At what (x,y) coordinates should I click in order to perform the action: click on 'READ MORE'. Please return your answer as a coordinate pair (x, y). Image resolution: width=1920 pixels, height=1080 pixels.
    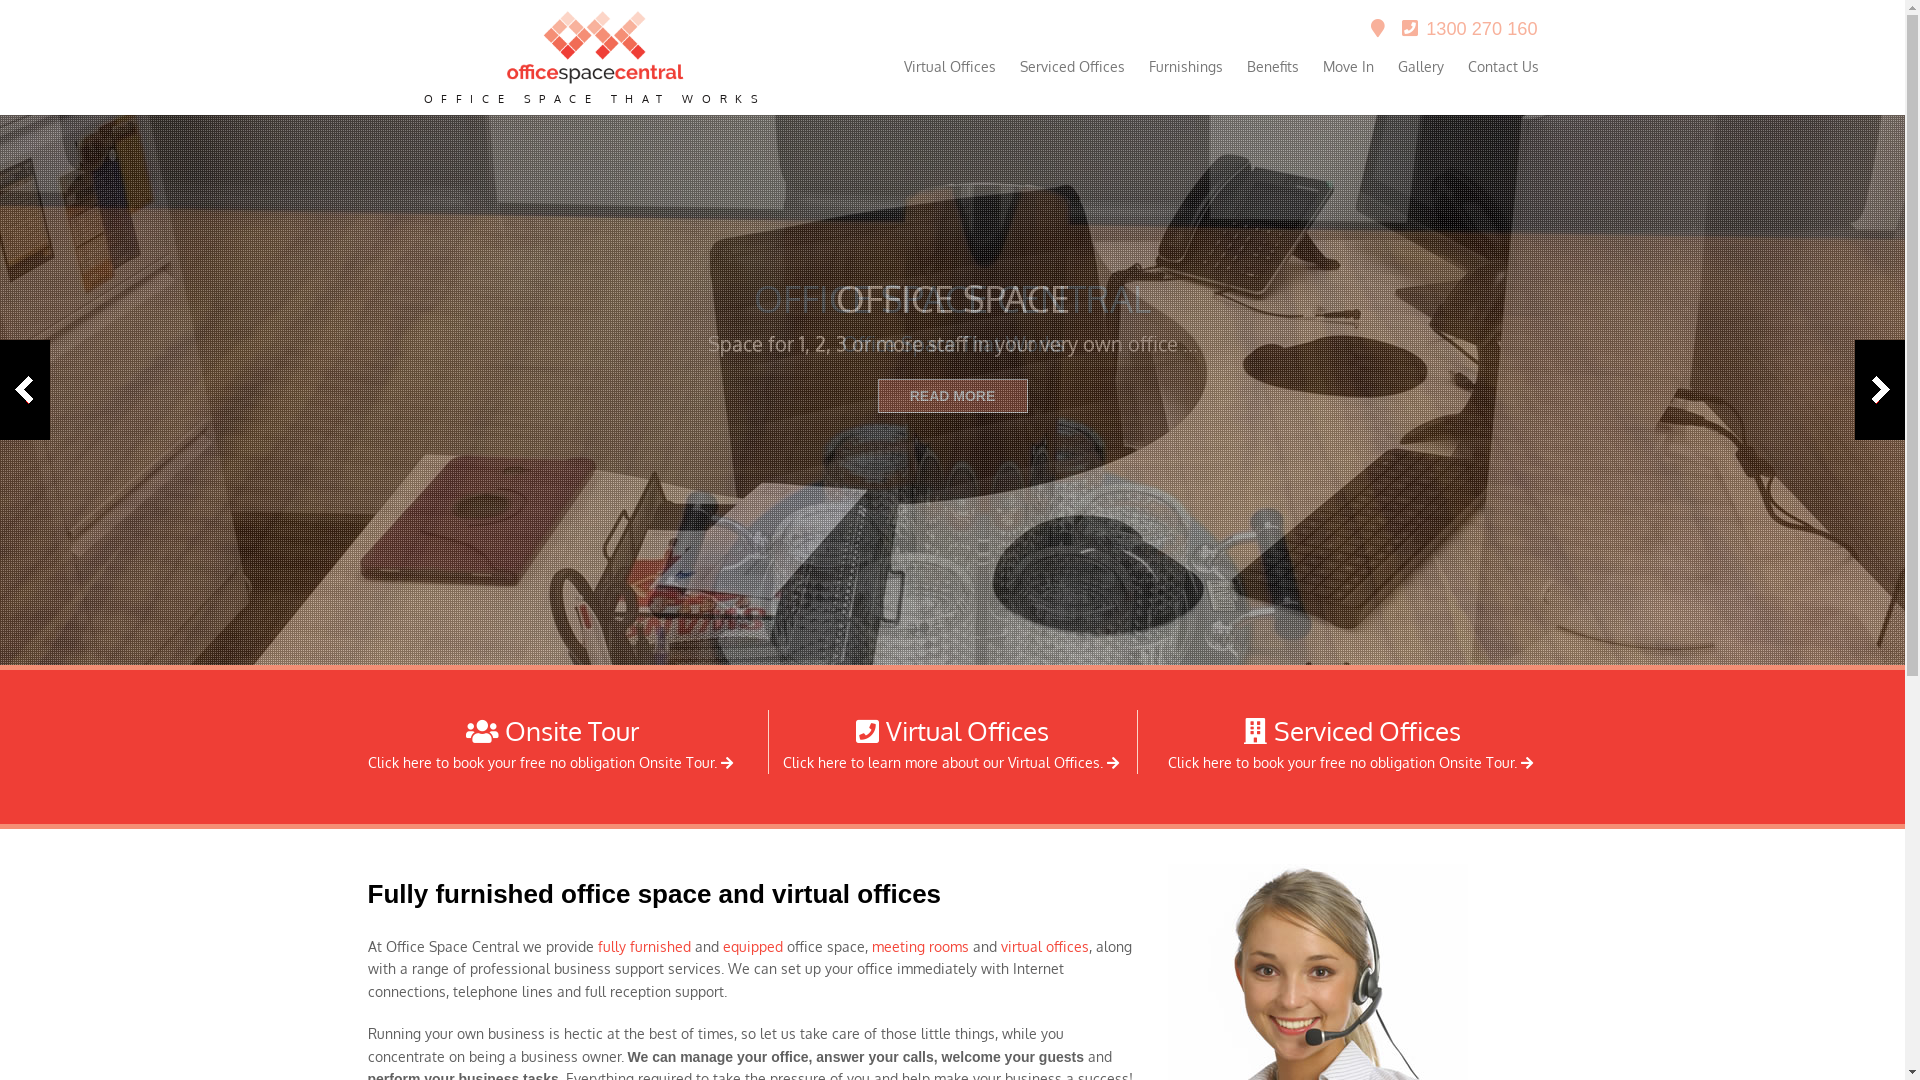
    Looking at the image, I should click on (952, 396).